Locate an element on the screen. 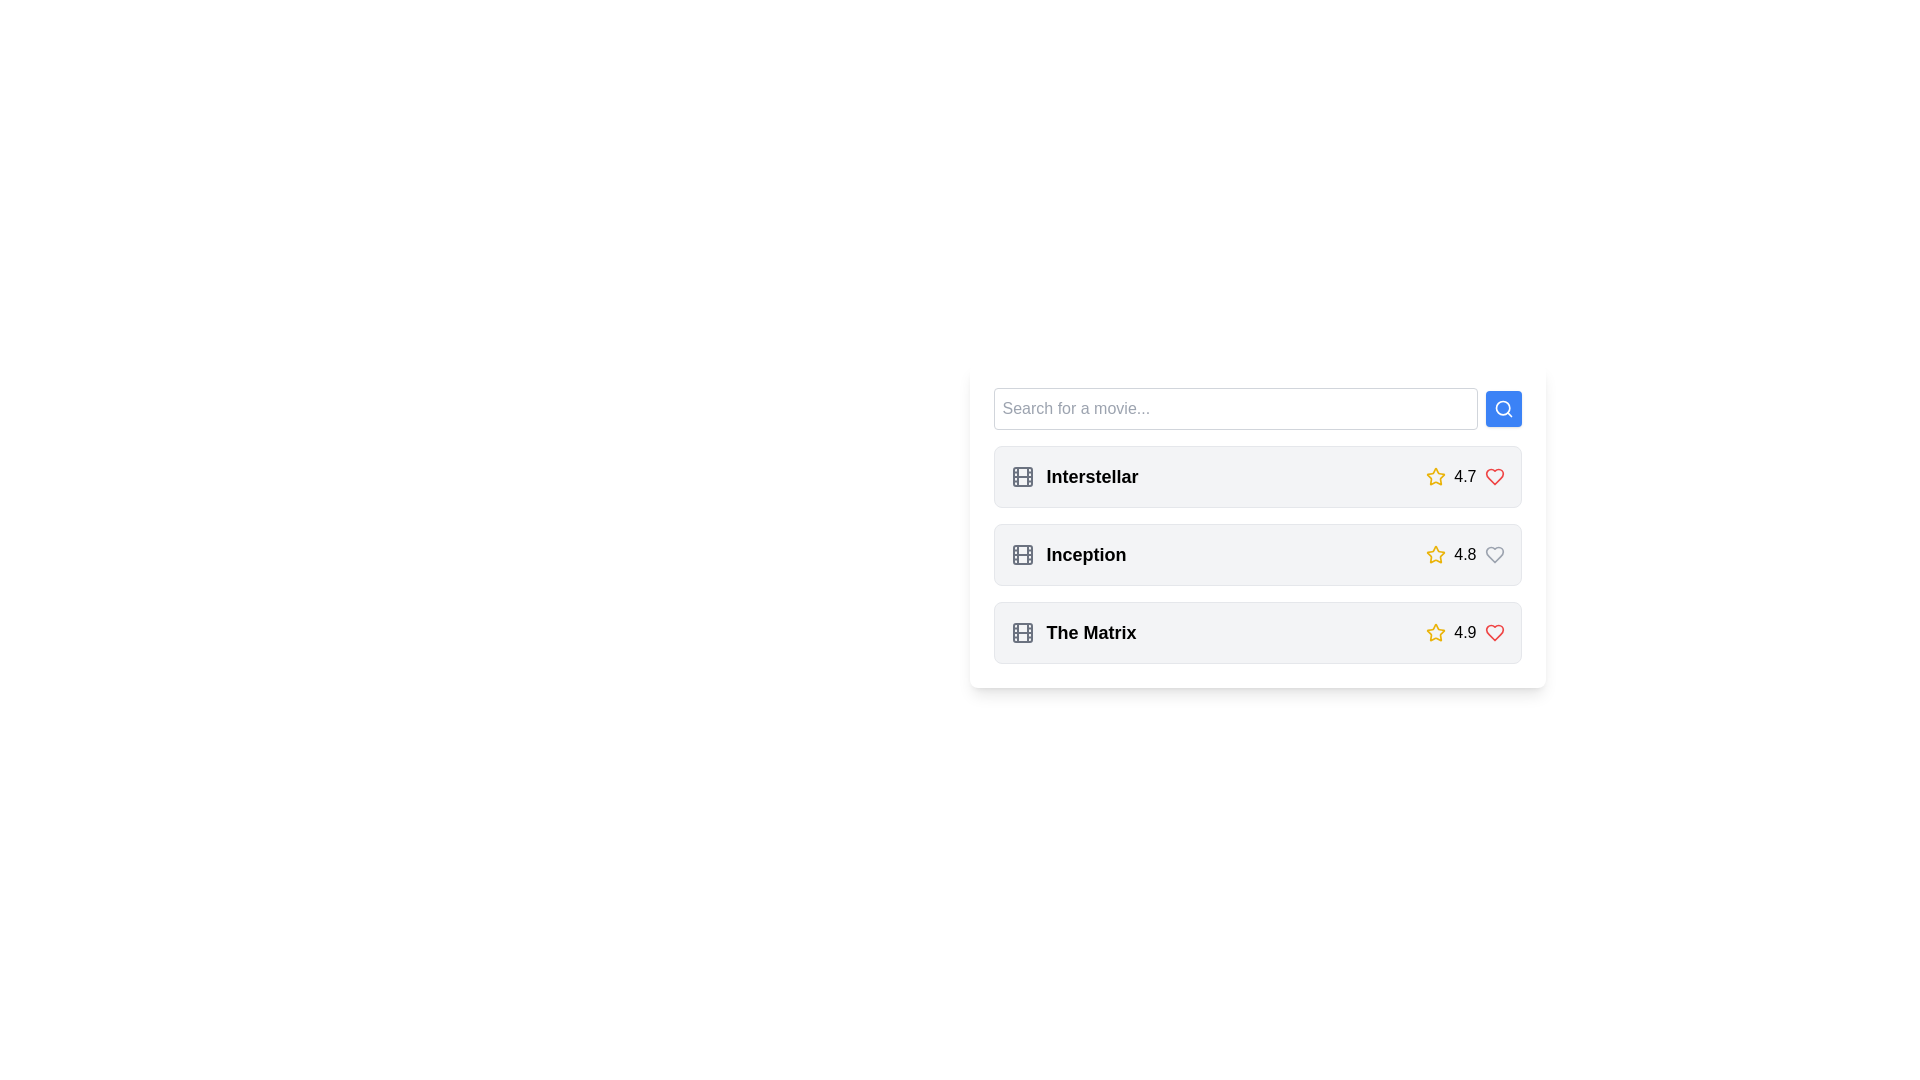  the label text displaying the title of the movie 'The Matrix', which is centrally aligned in the third row of the list under the search bar is located at coordinates (1090, 632).